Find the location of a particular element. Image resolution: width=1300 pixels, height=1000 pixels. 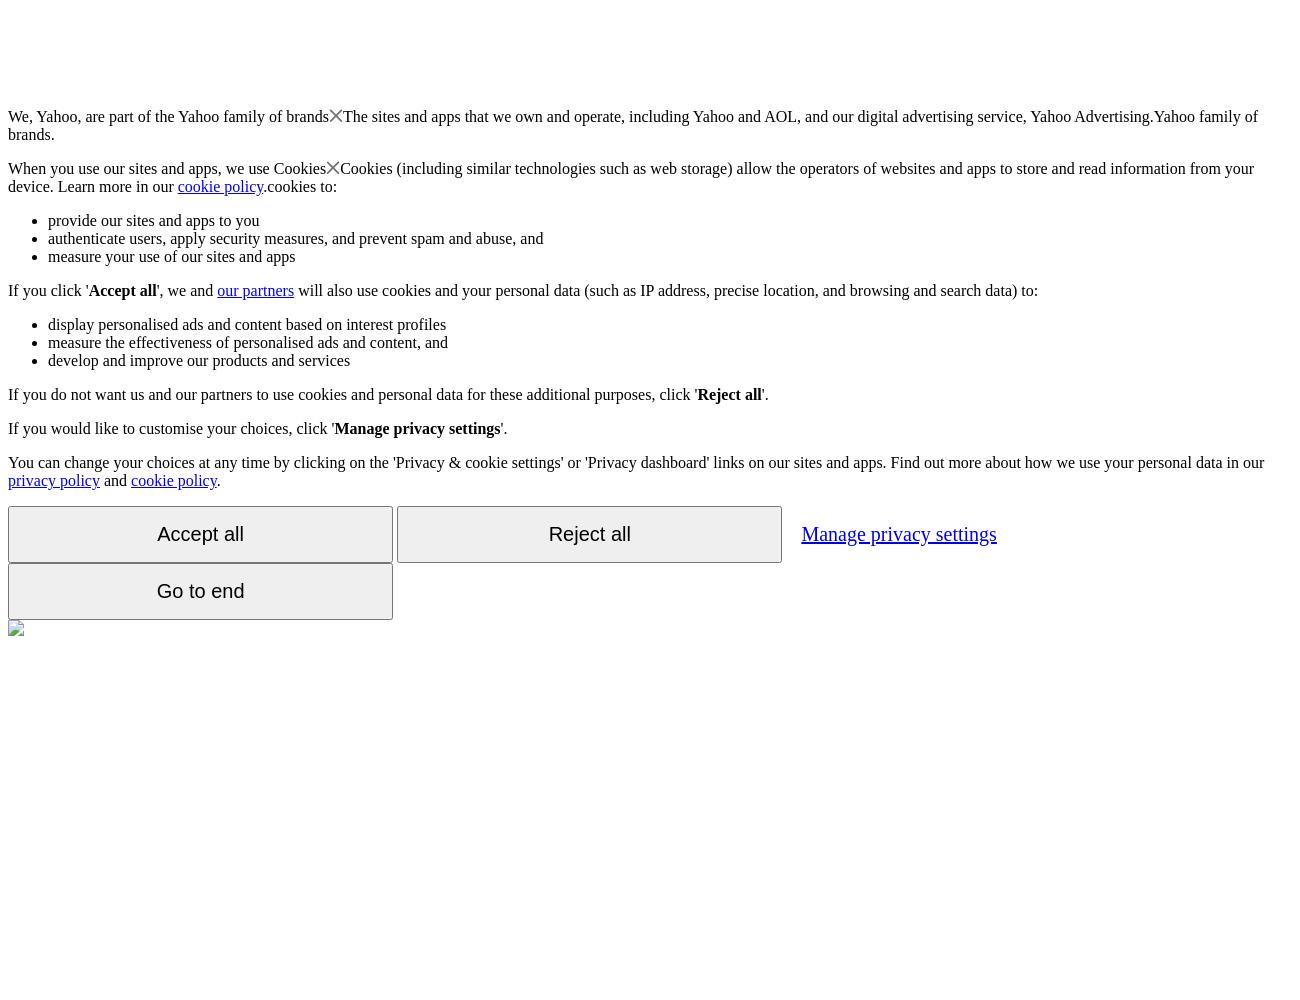

'Yahoo family of brands' is located at coordinates (251, 115).